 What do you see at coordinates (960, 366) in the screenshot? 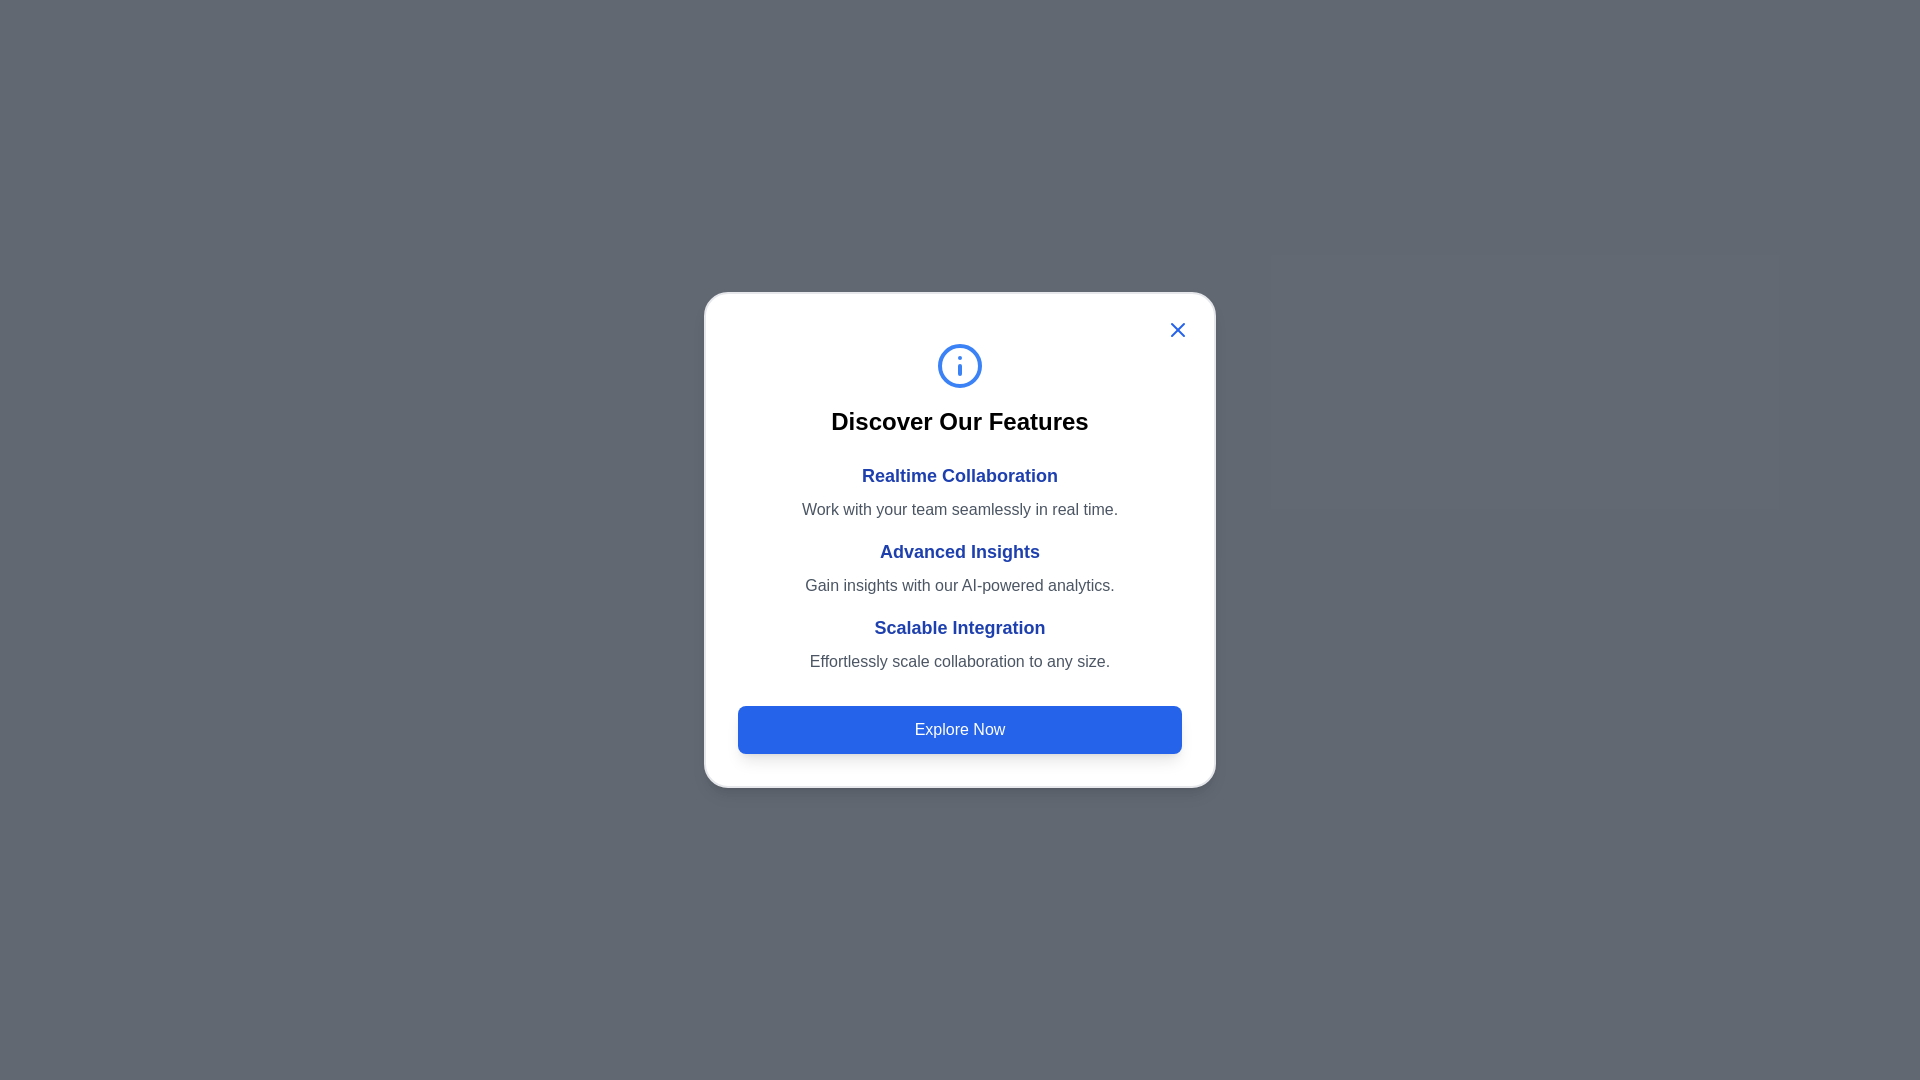
I see `the information icon represented by a circular blue outline located at the top of the 'Discover Our Features' dialog box` at bounding box center [960, 366].